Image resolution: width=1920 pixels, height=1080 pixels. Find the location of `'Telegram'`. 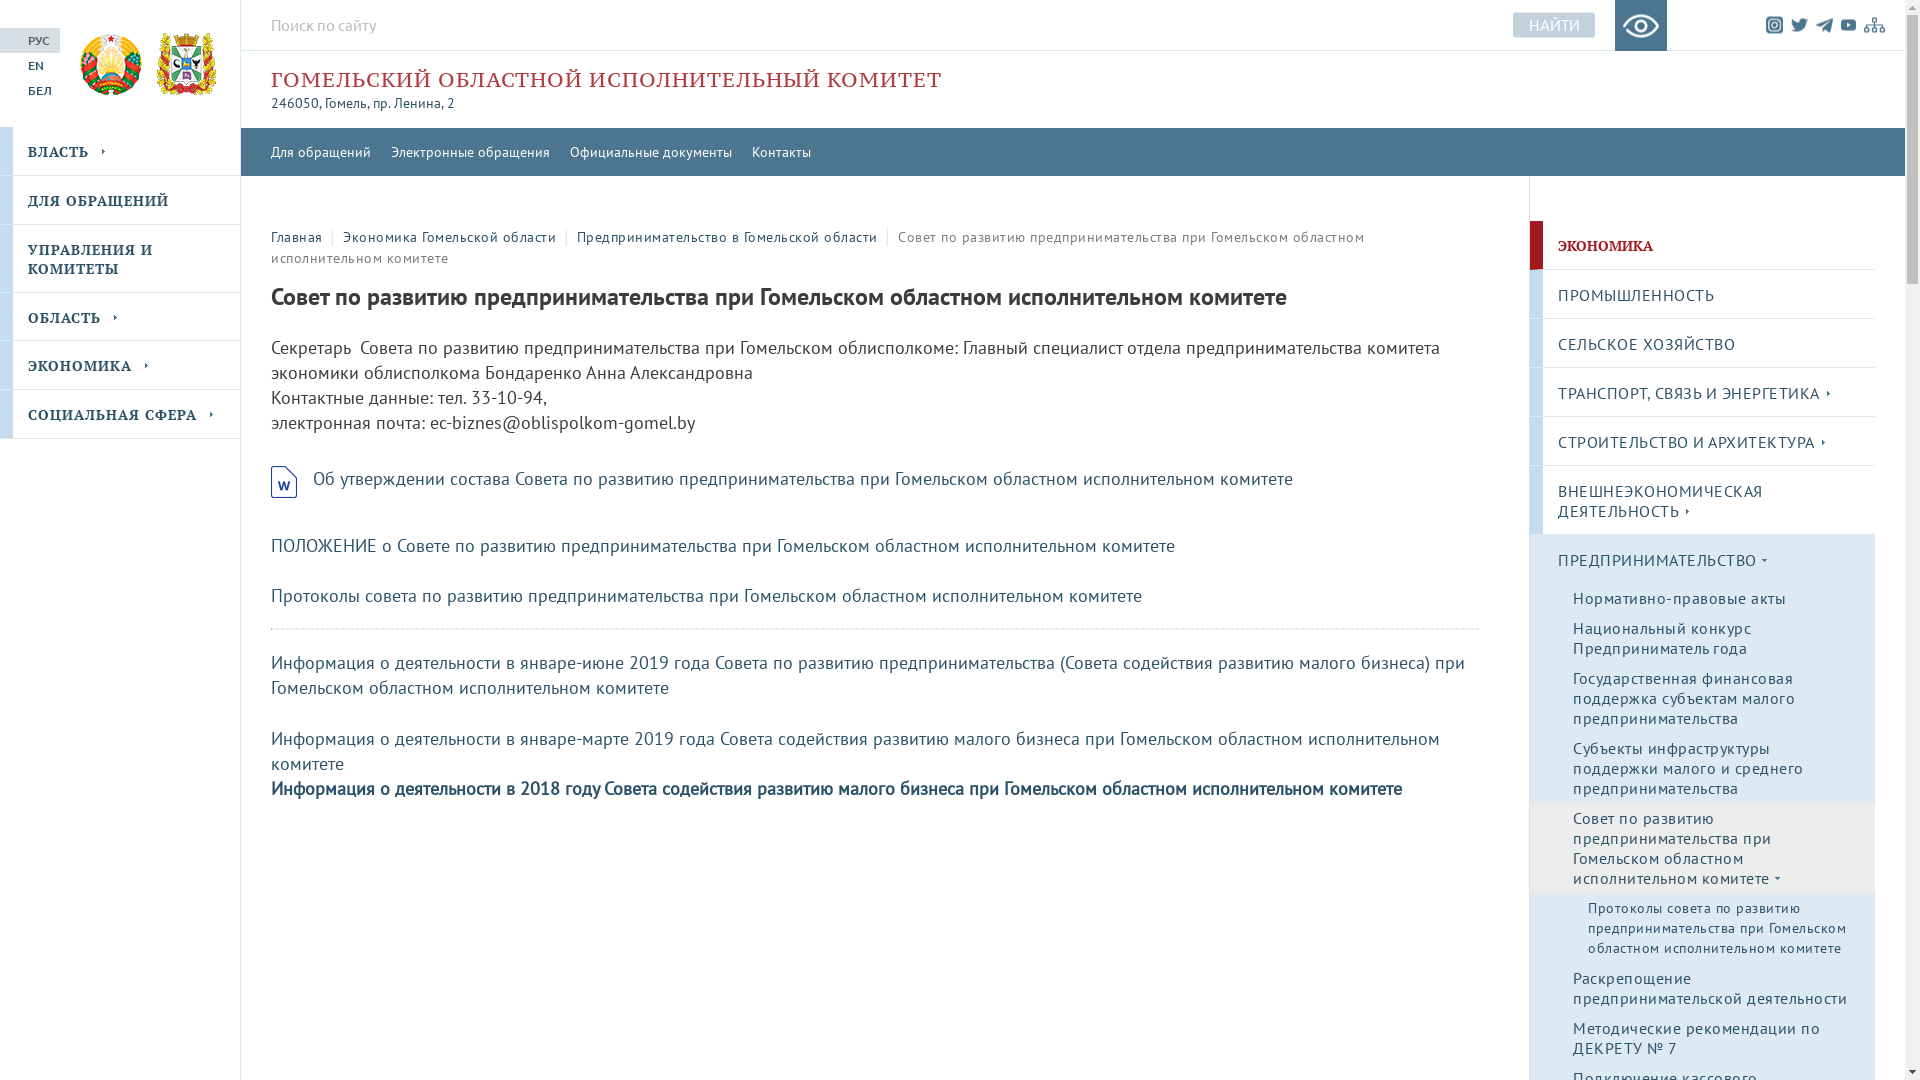

'Telegram' is located at coordinates (1824, 24).